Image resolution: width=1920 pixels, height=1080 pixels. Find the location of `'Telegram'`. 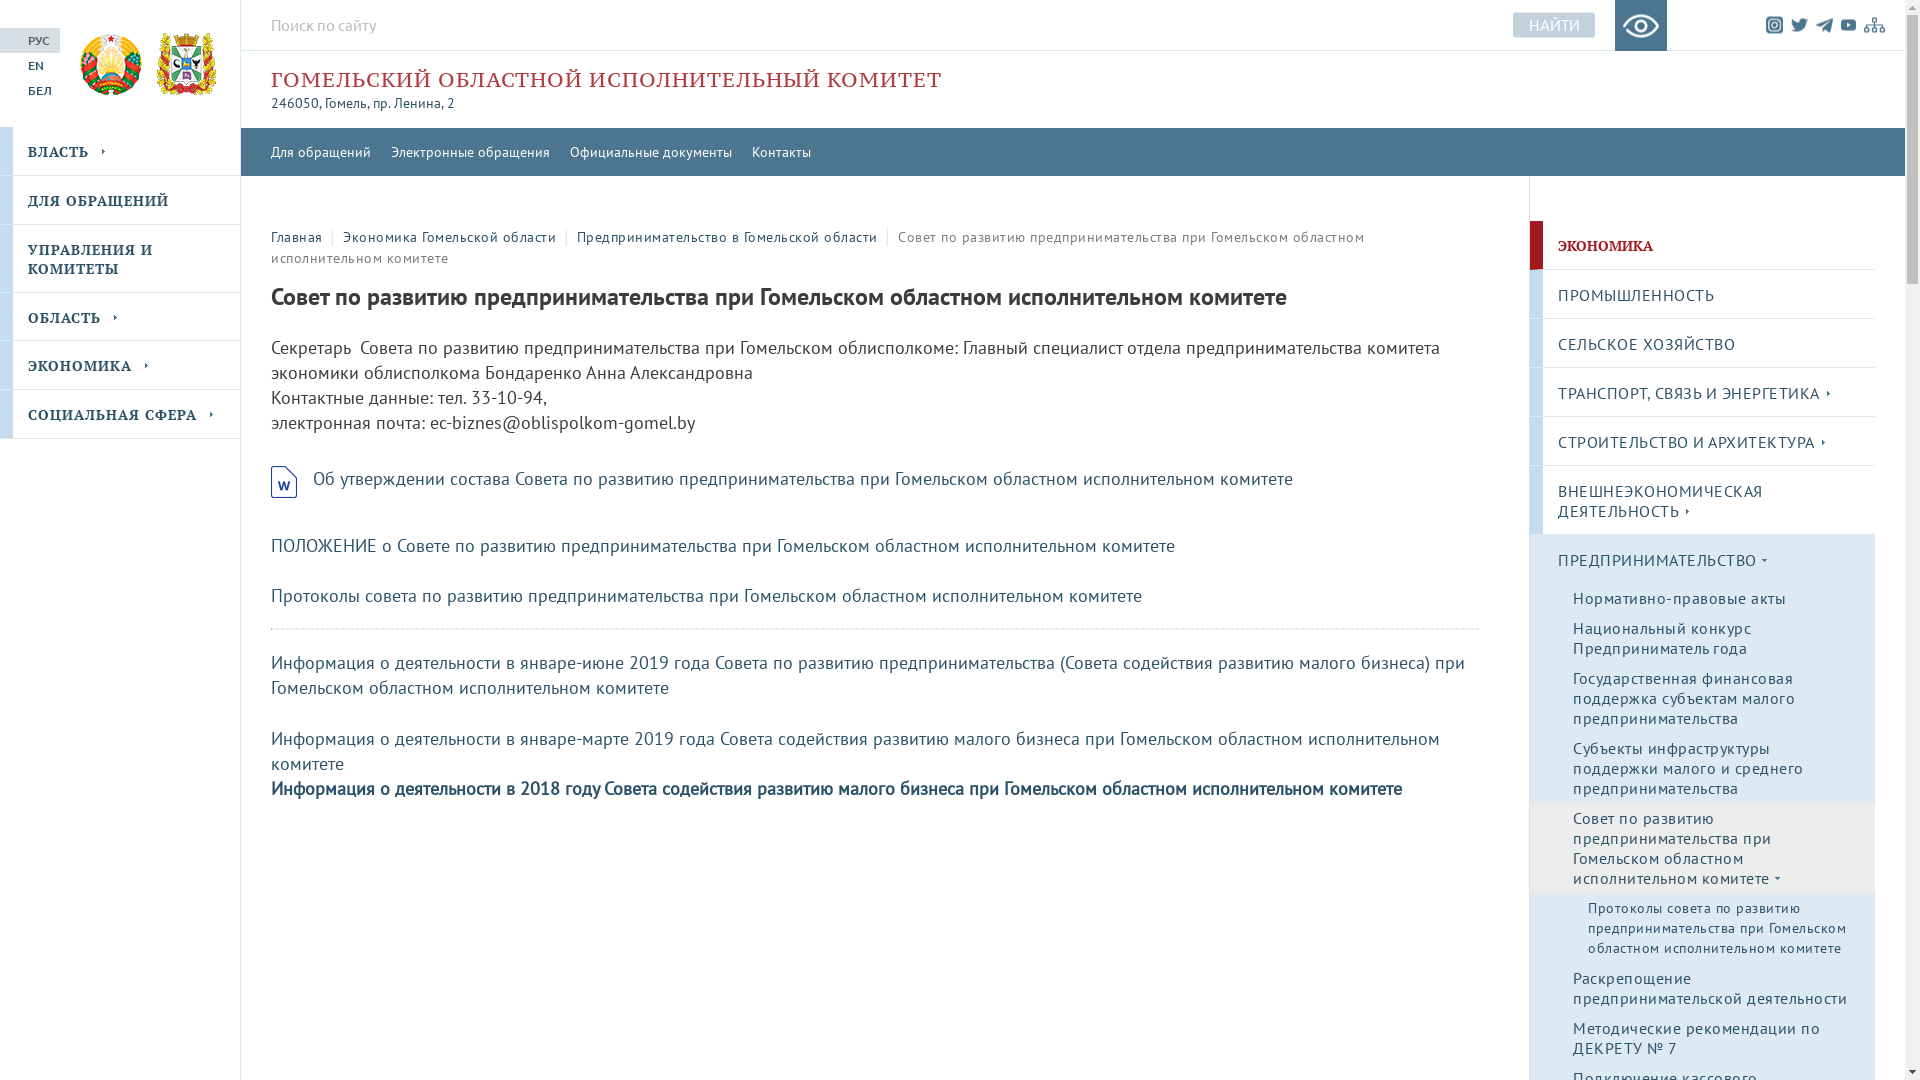

'Telegram' is located at coordinates (1824, 24).